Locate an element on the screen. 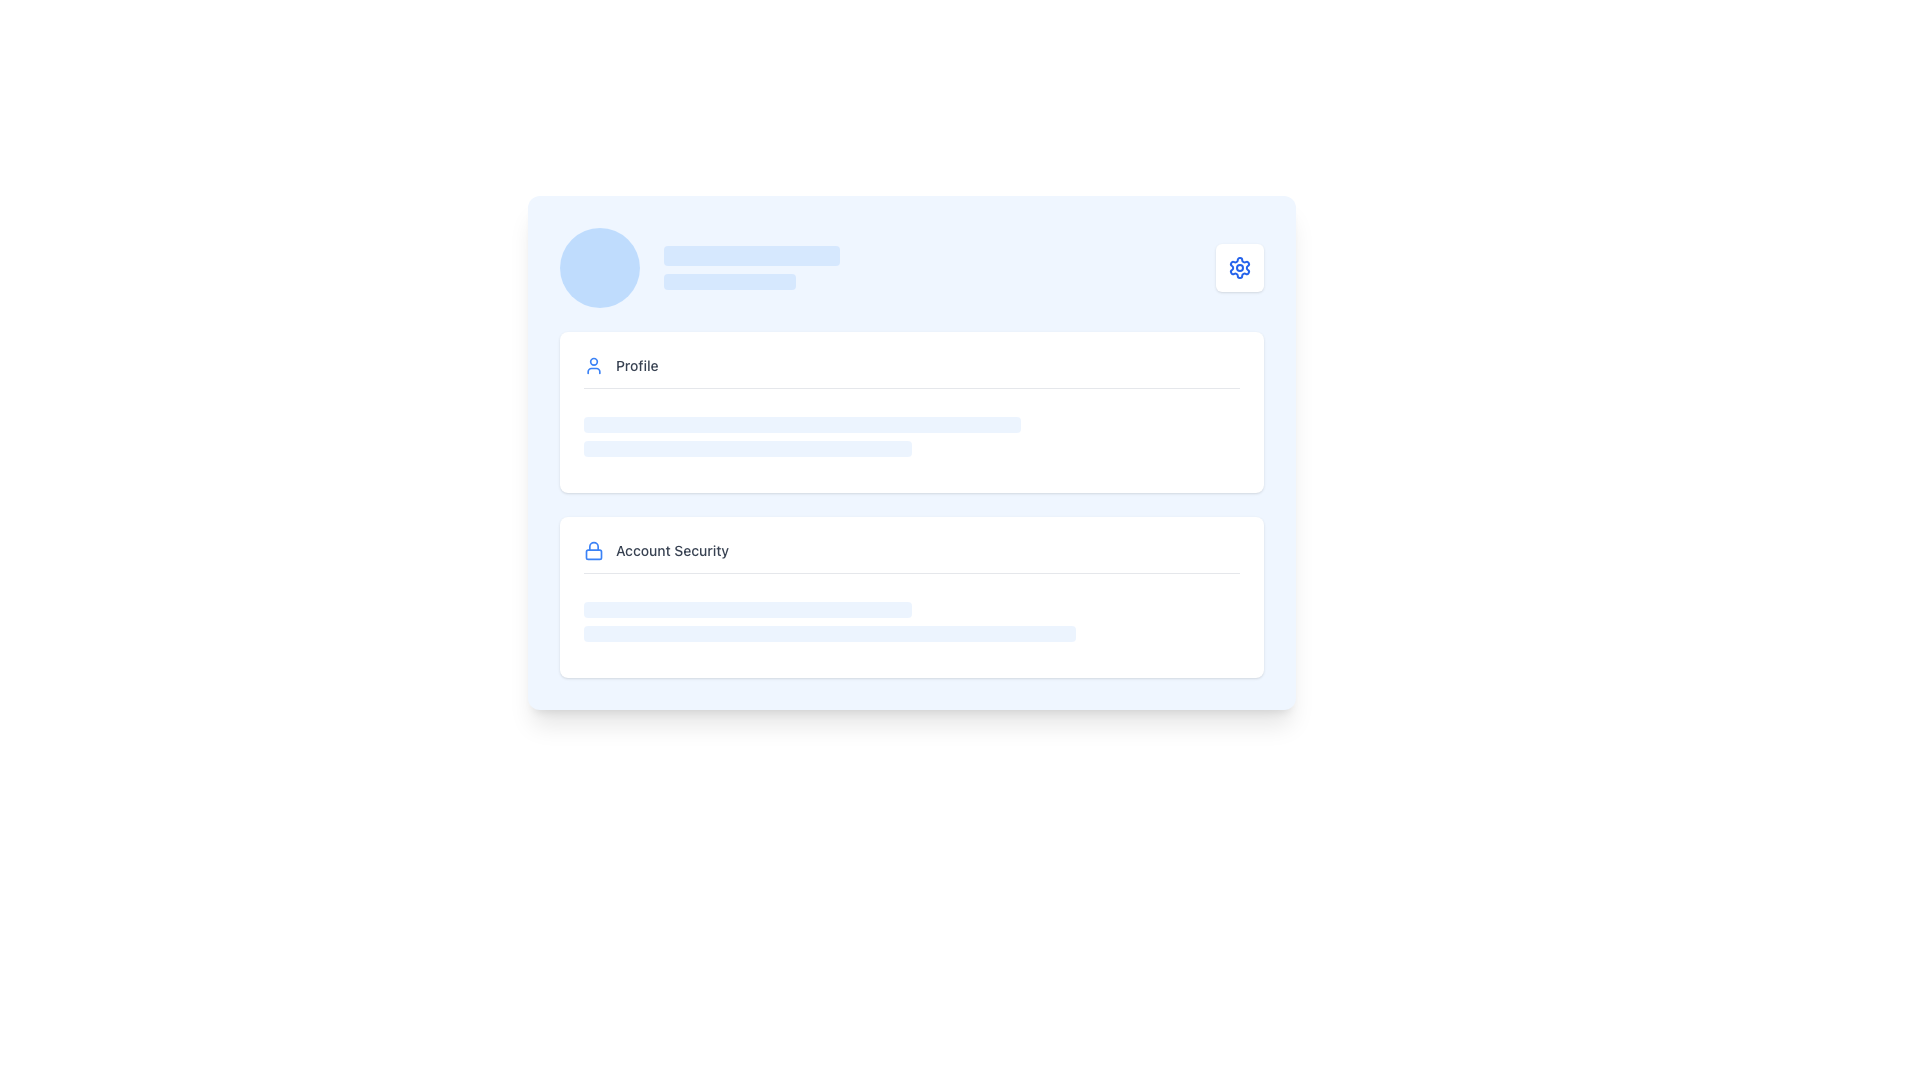 This screenshot has width=1920, height=1080. the 'Account Security' text label, which is styled with a small font size and medium weight, located to the right of a lock icon in the second section of the page is located at coordinates (672, 551).